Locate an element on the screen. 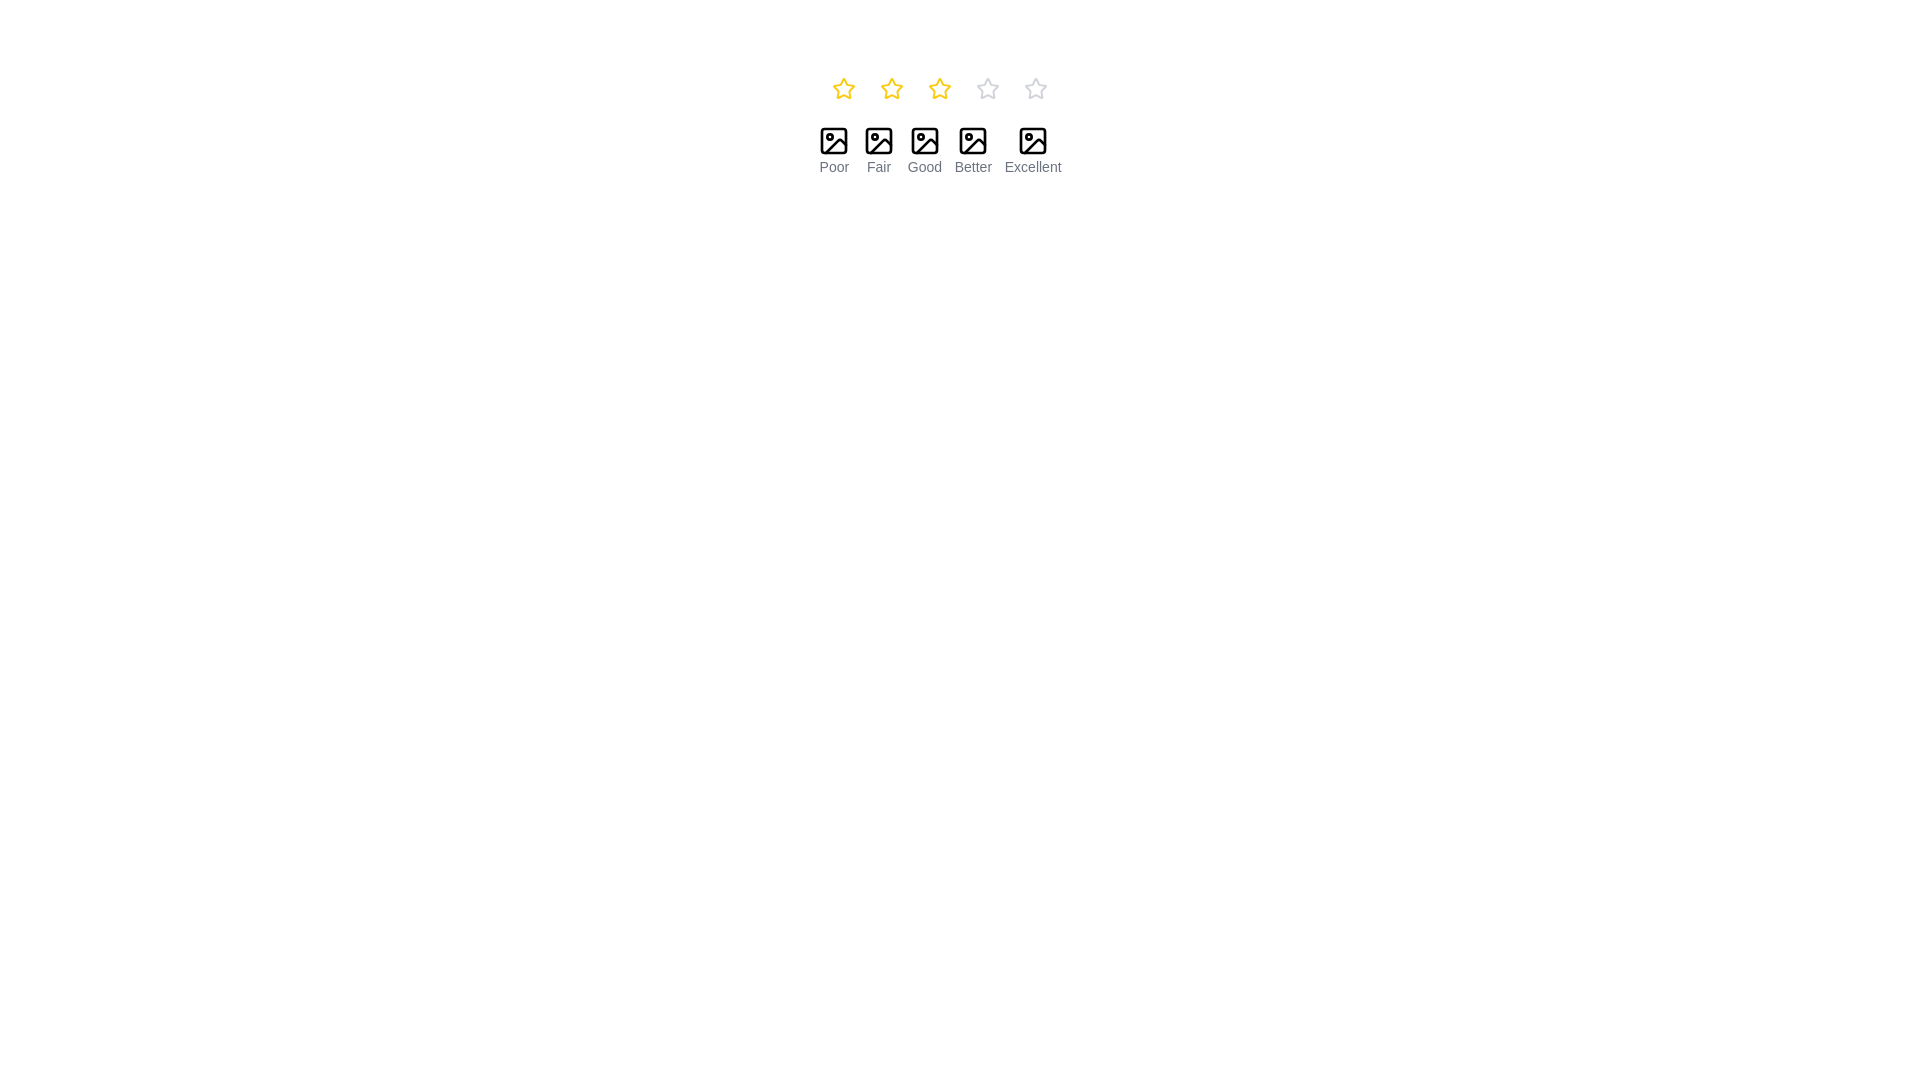 The width and height of the screenshot is (1920, 1080). the text label displaying 'Excellent' in small gray-colored font, which serves as a descriptive label or evaluation indicator is located at coordinates (1033, 165).